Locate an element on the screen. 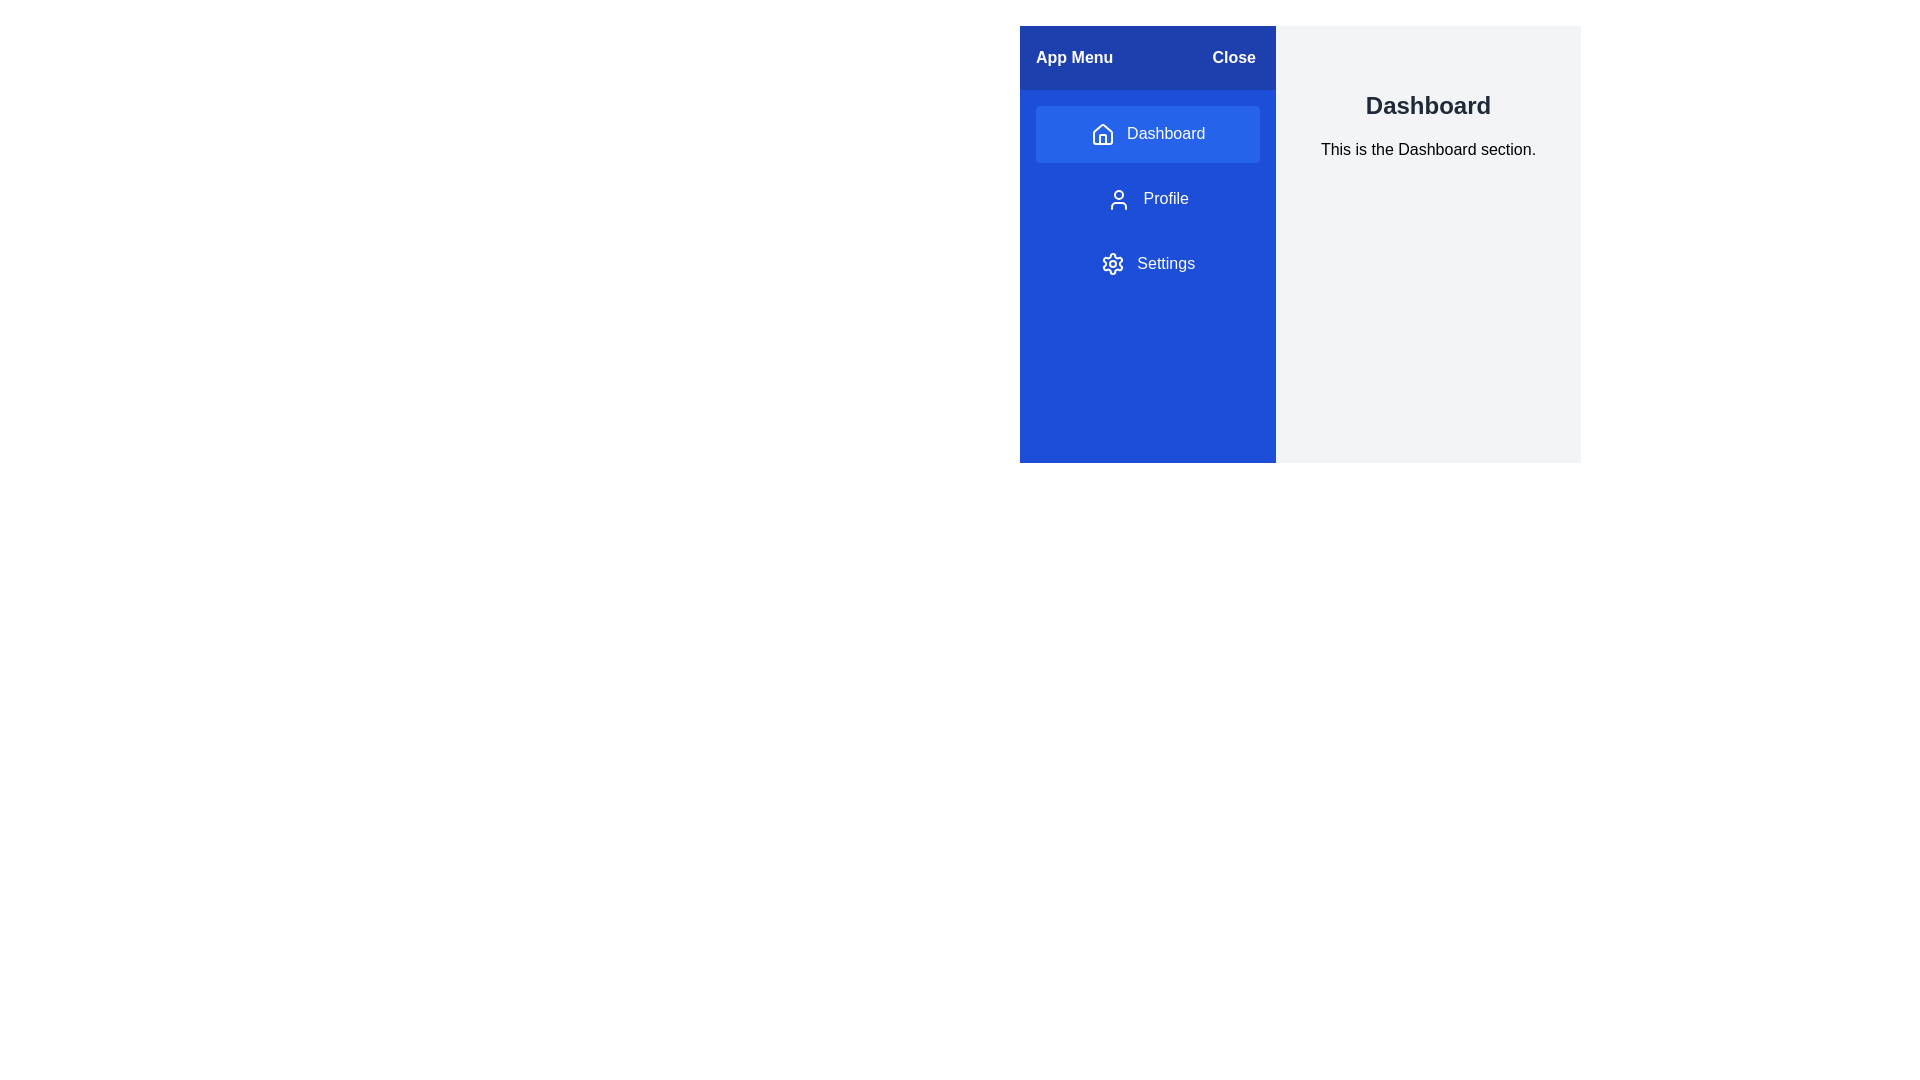 This screenshot has height=1080, width=1920. the menu item Settings is located at coordinates (1147, 262).